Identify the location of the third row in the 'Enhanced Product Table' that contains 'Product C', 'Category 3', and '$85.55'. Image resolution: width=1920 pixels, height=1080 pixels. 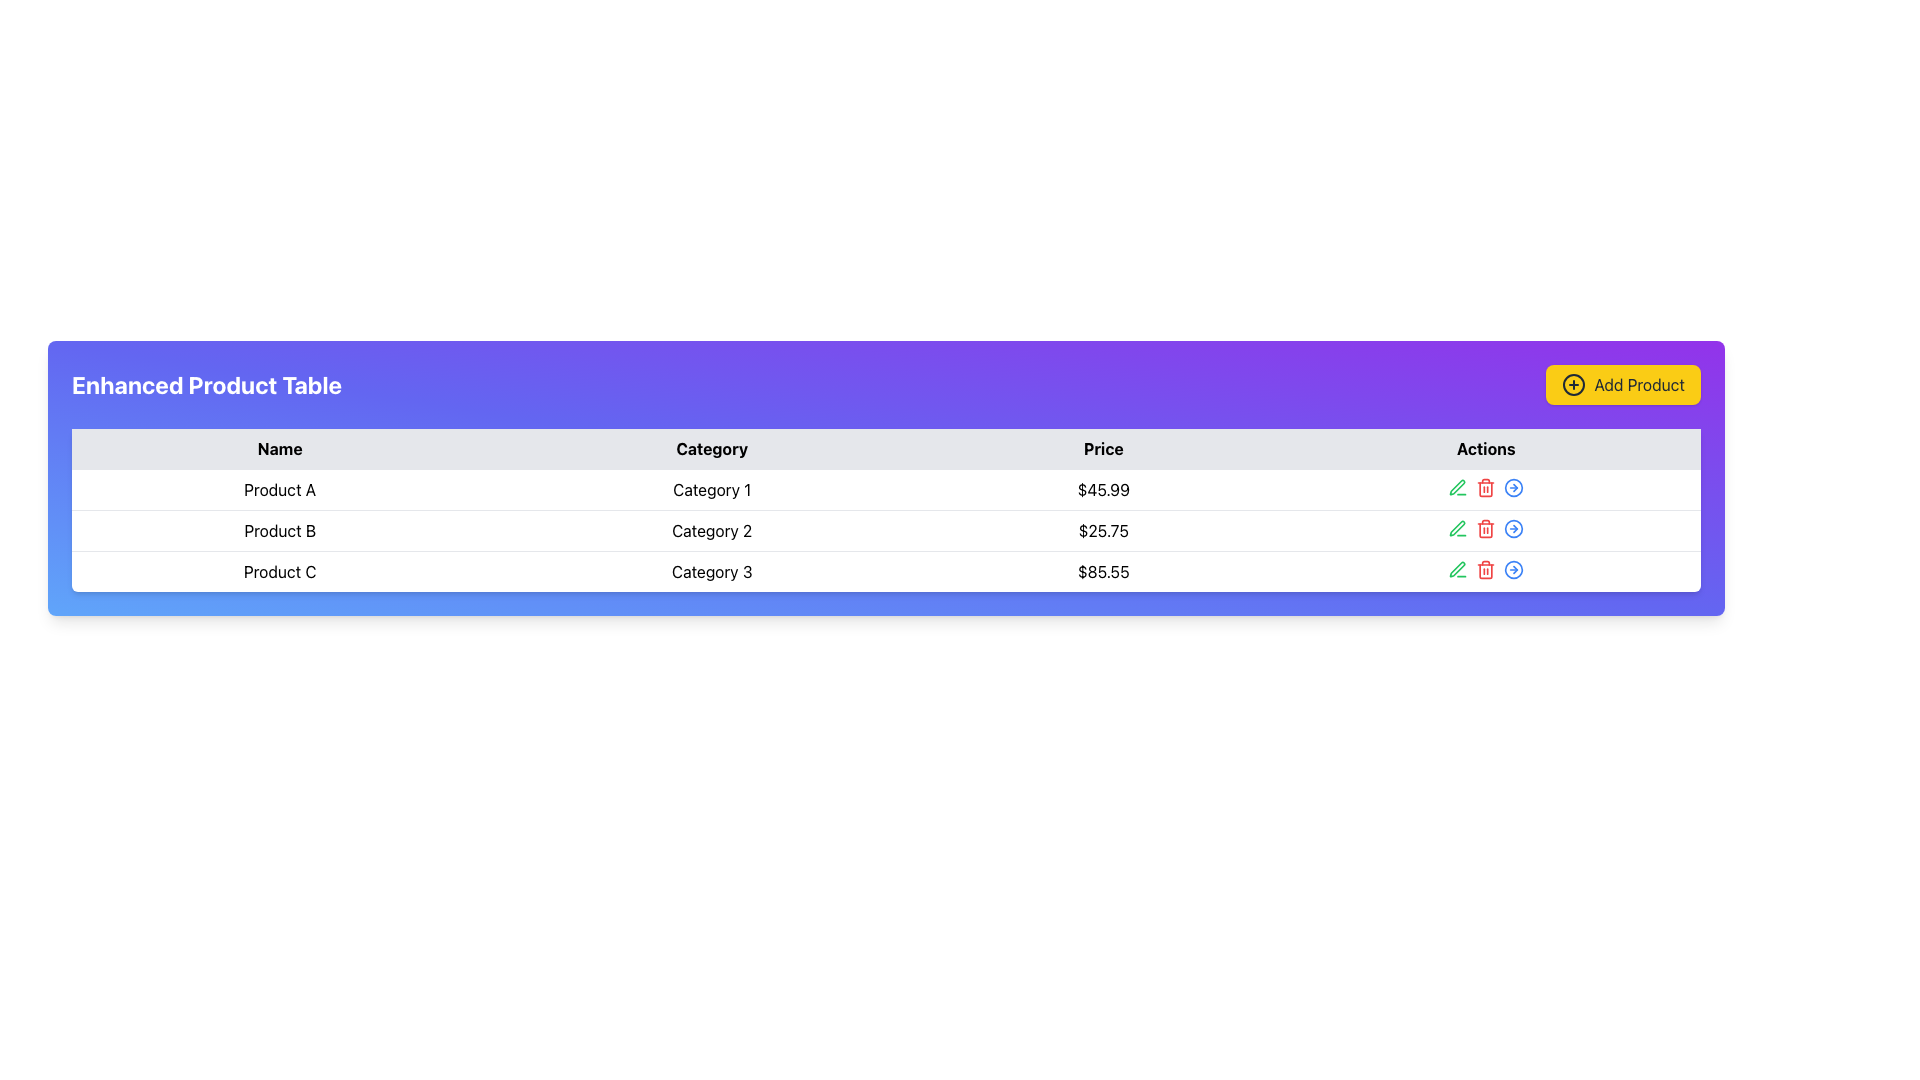
(885, 571).